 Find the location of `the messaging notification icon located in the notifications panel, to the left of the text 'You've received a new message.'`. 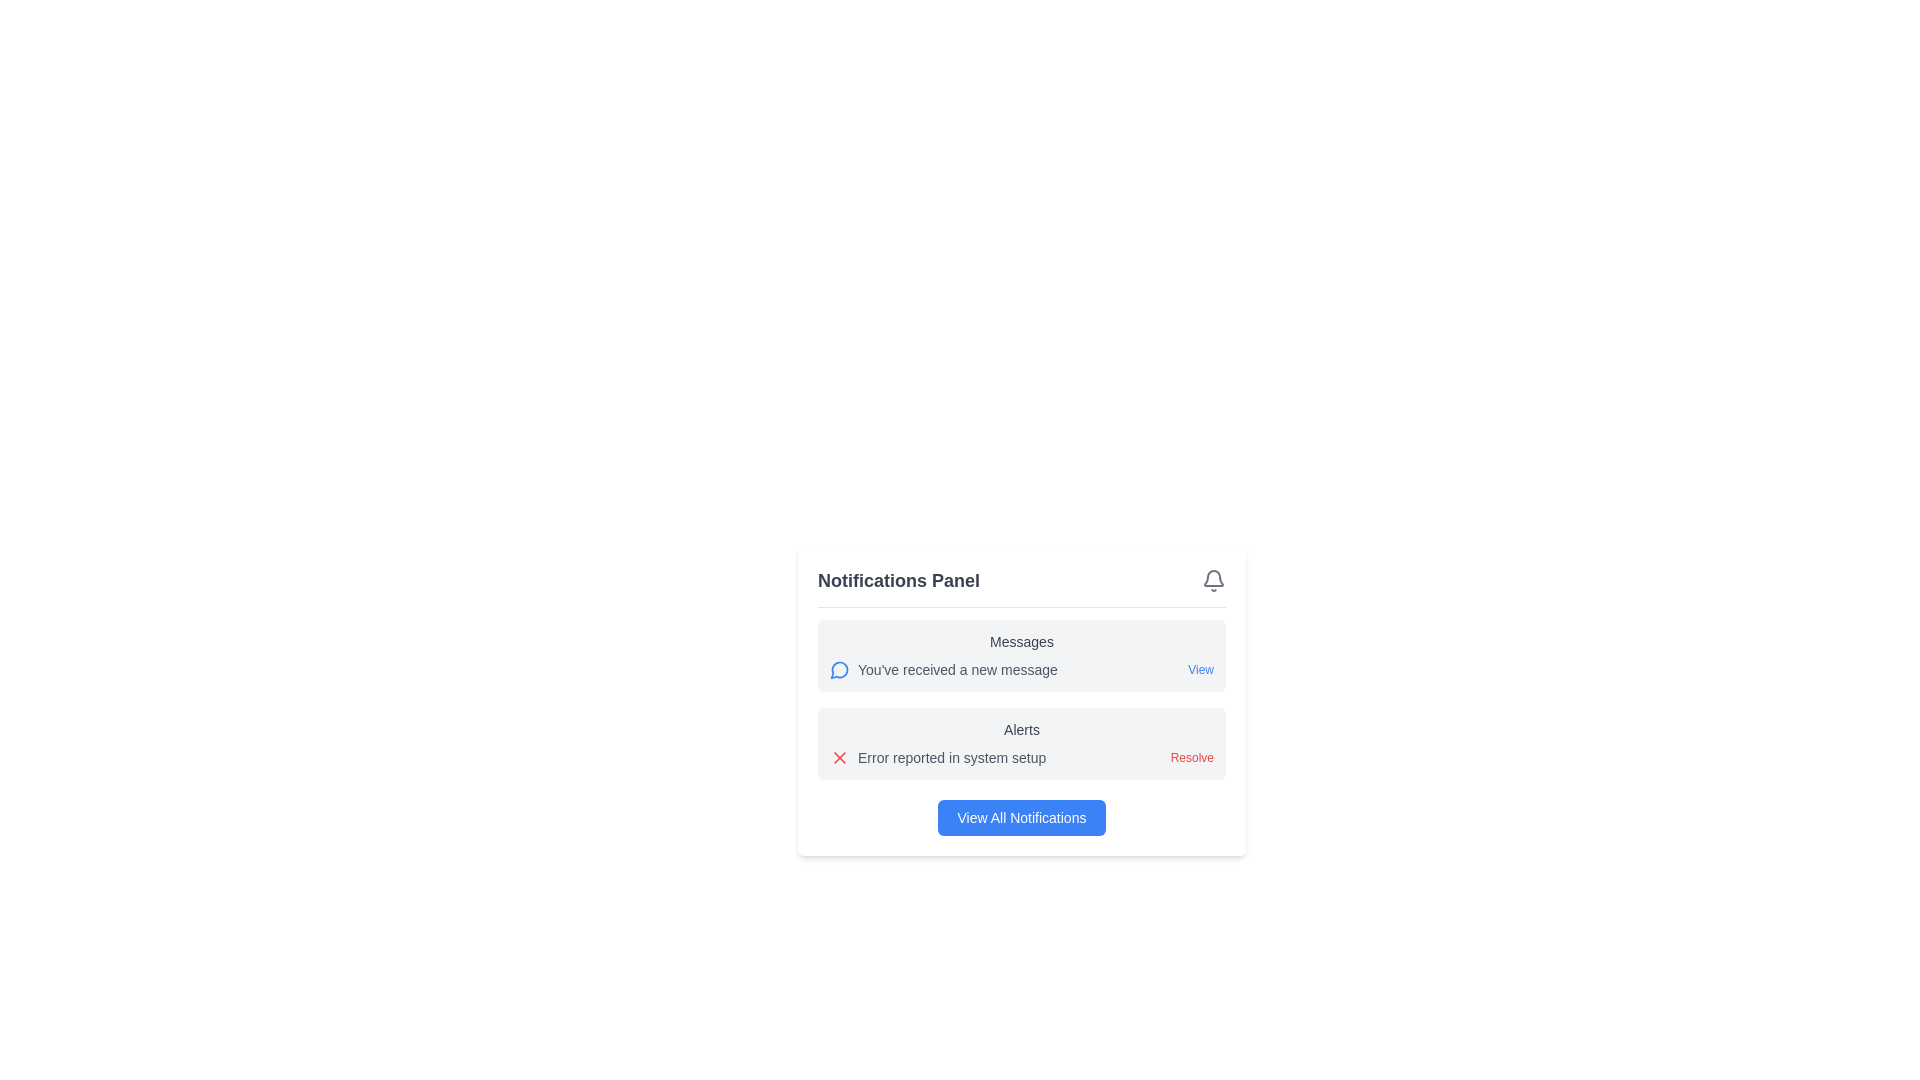

the messaging notification icon located in the notifications panel, to the left of the text 'You've received a new message.' is located at coordinates (840, 670).